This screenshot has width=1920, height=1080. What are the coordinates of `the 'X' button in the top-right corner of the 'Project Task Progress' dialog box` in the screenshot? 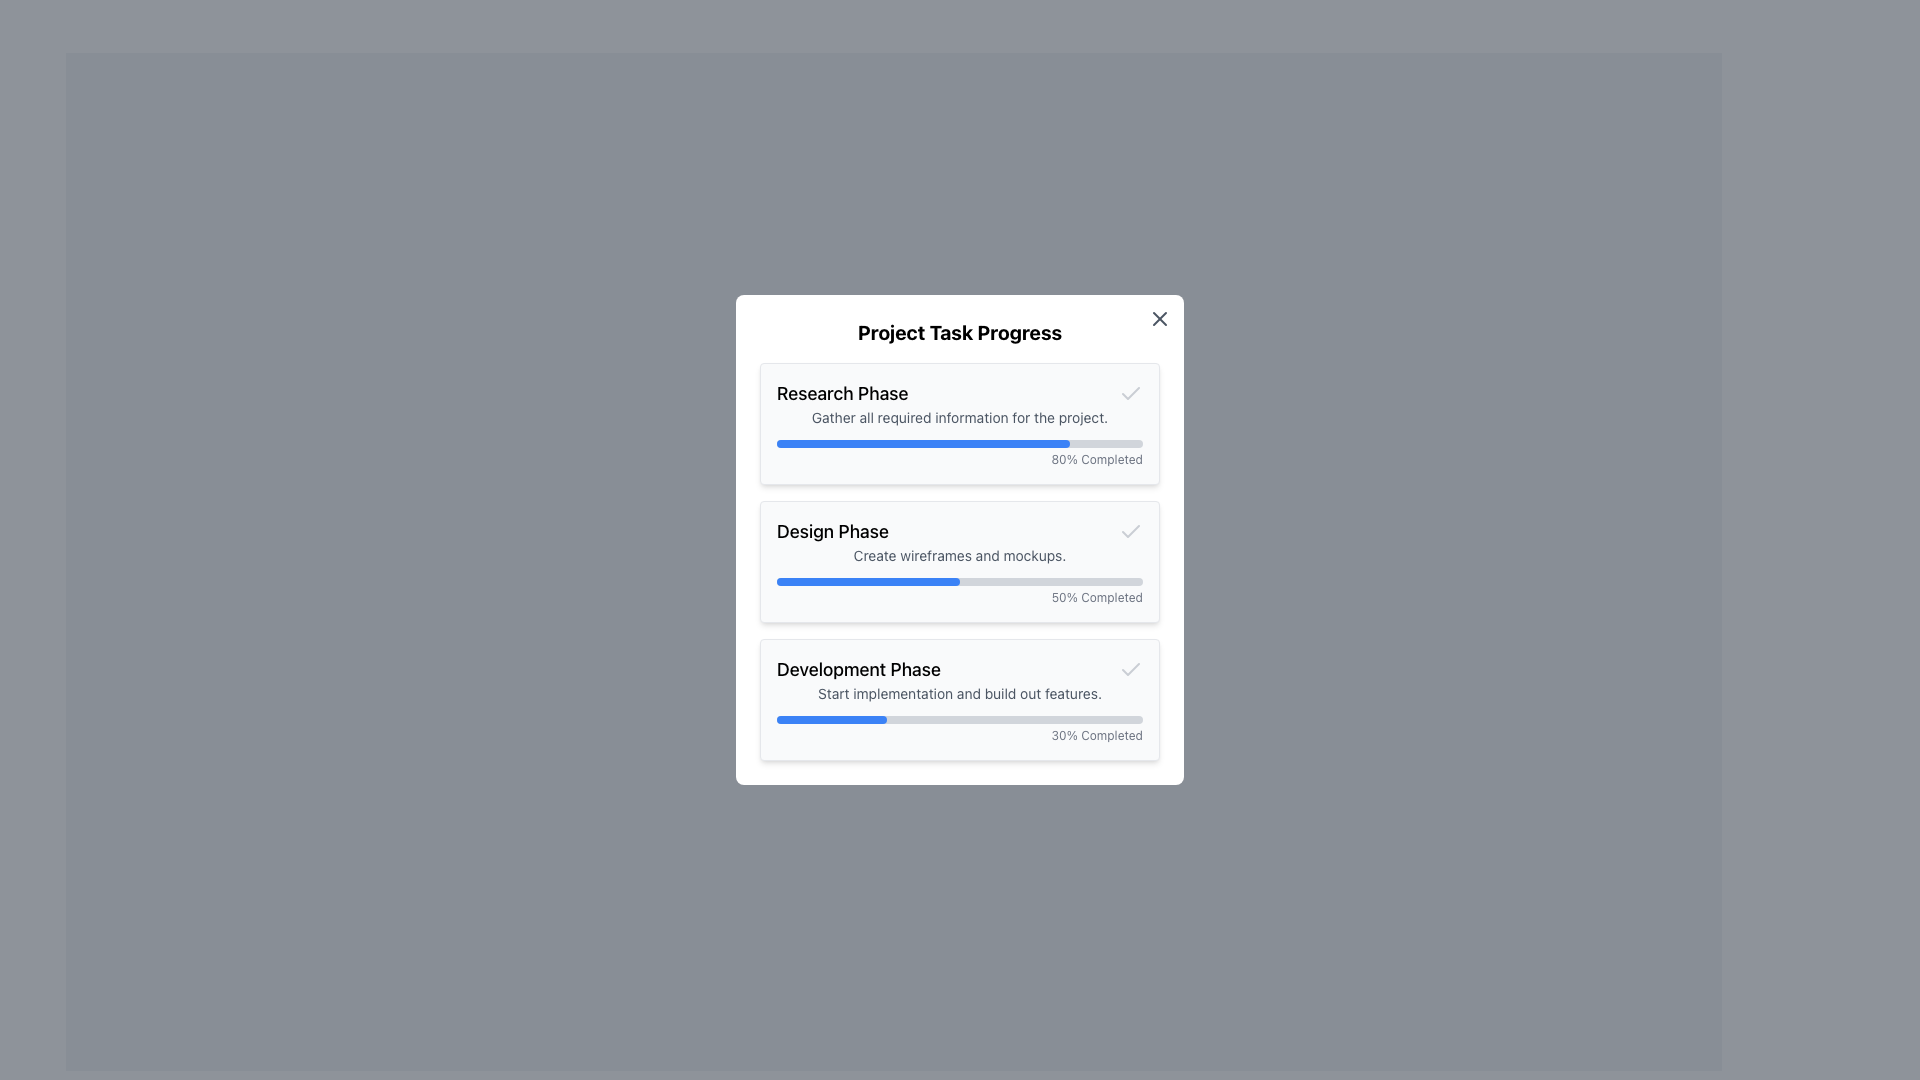 It's located at (1160, 318).